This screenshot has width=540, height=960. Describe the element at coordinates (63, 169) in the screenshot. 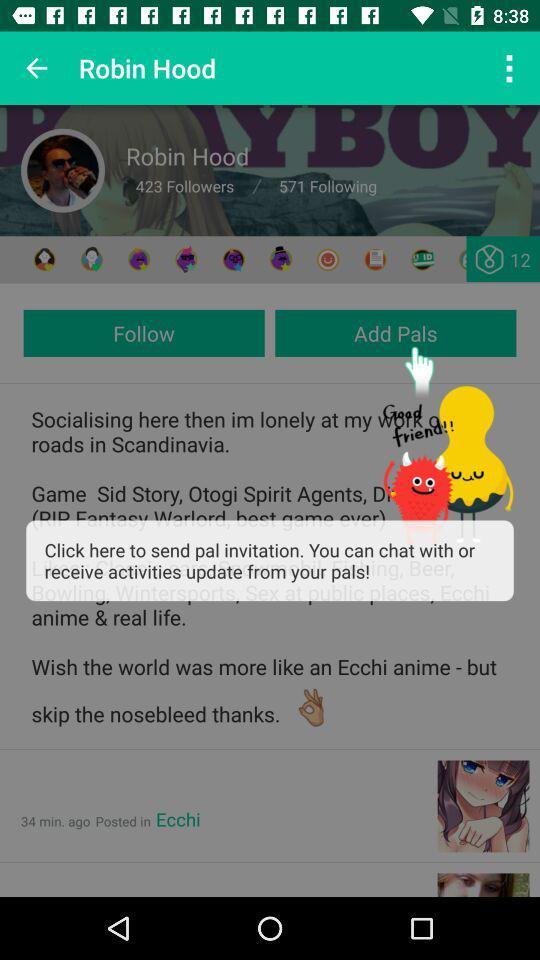

I see `profile` at that location.